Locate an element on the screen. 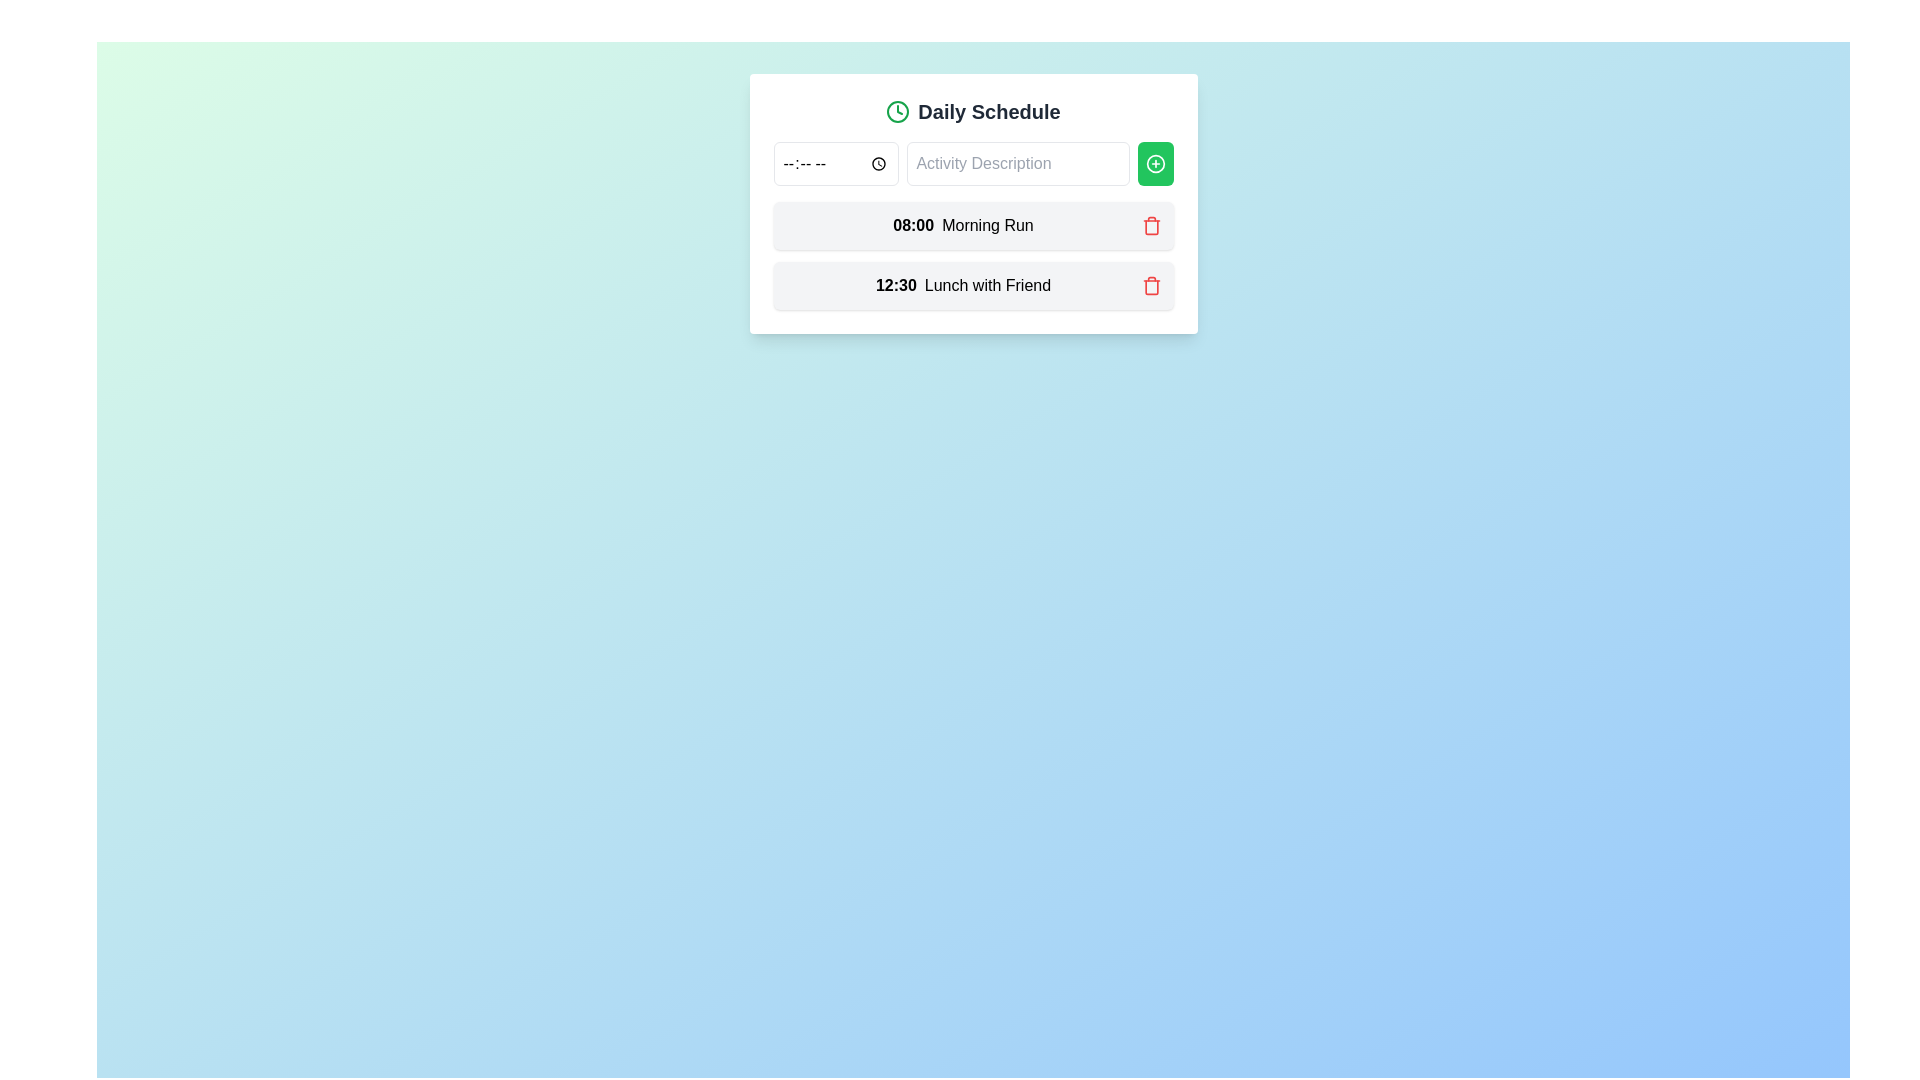  the text input field for 'Activity Description' to focus on it is located at coordinates (1018, 163).